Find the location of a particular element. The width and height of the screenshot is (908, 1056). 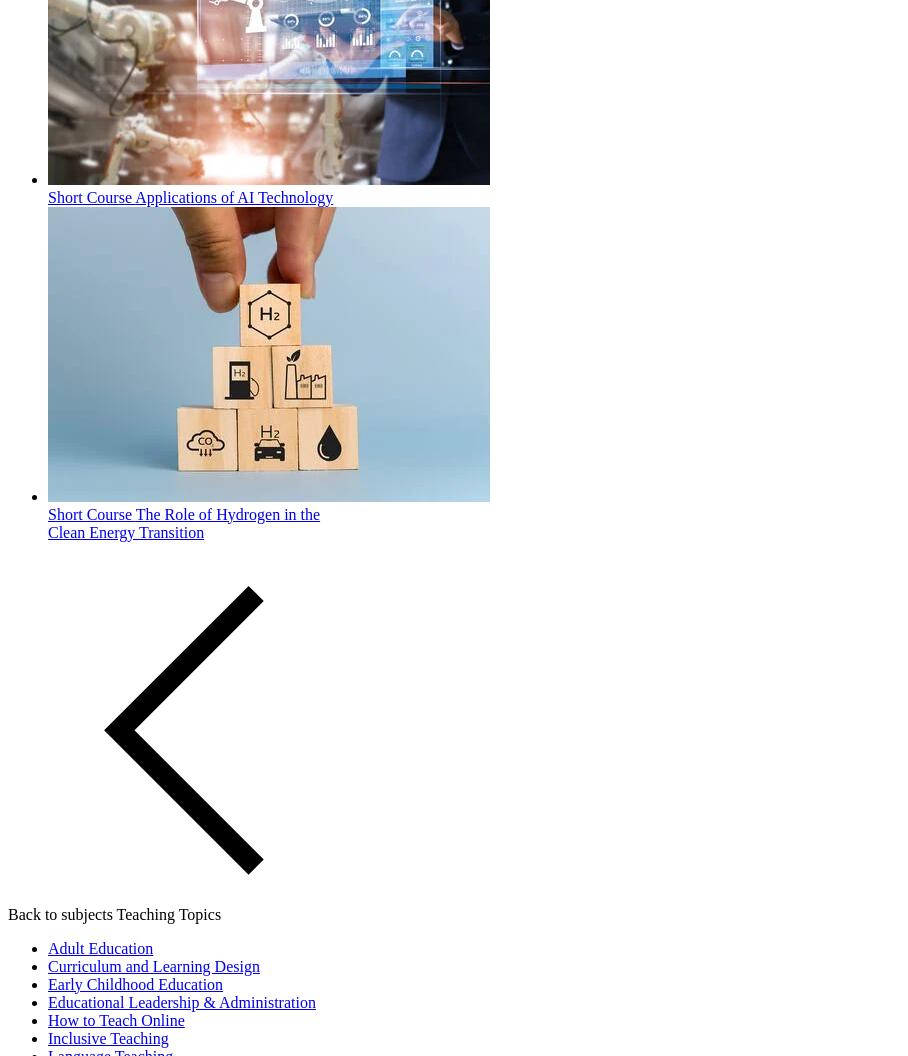

'Adult Education' is located at coordinates (99, 947).